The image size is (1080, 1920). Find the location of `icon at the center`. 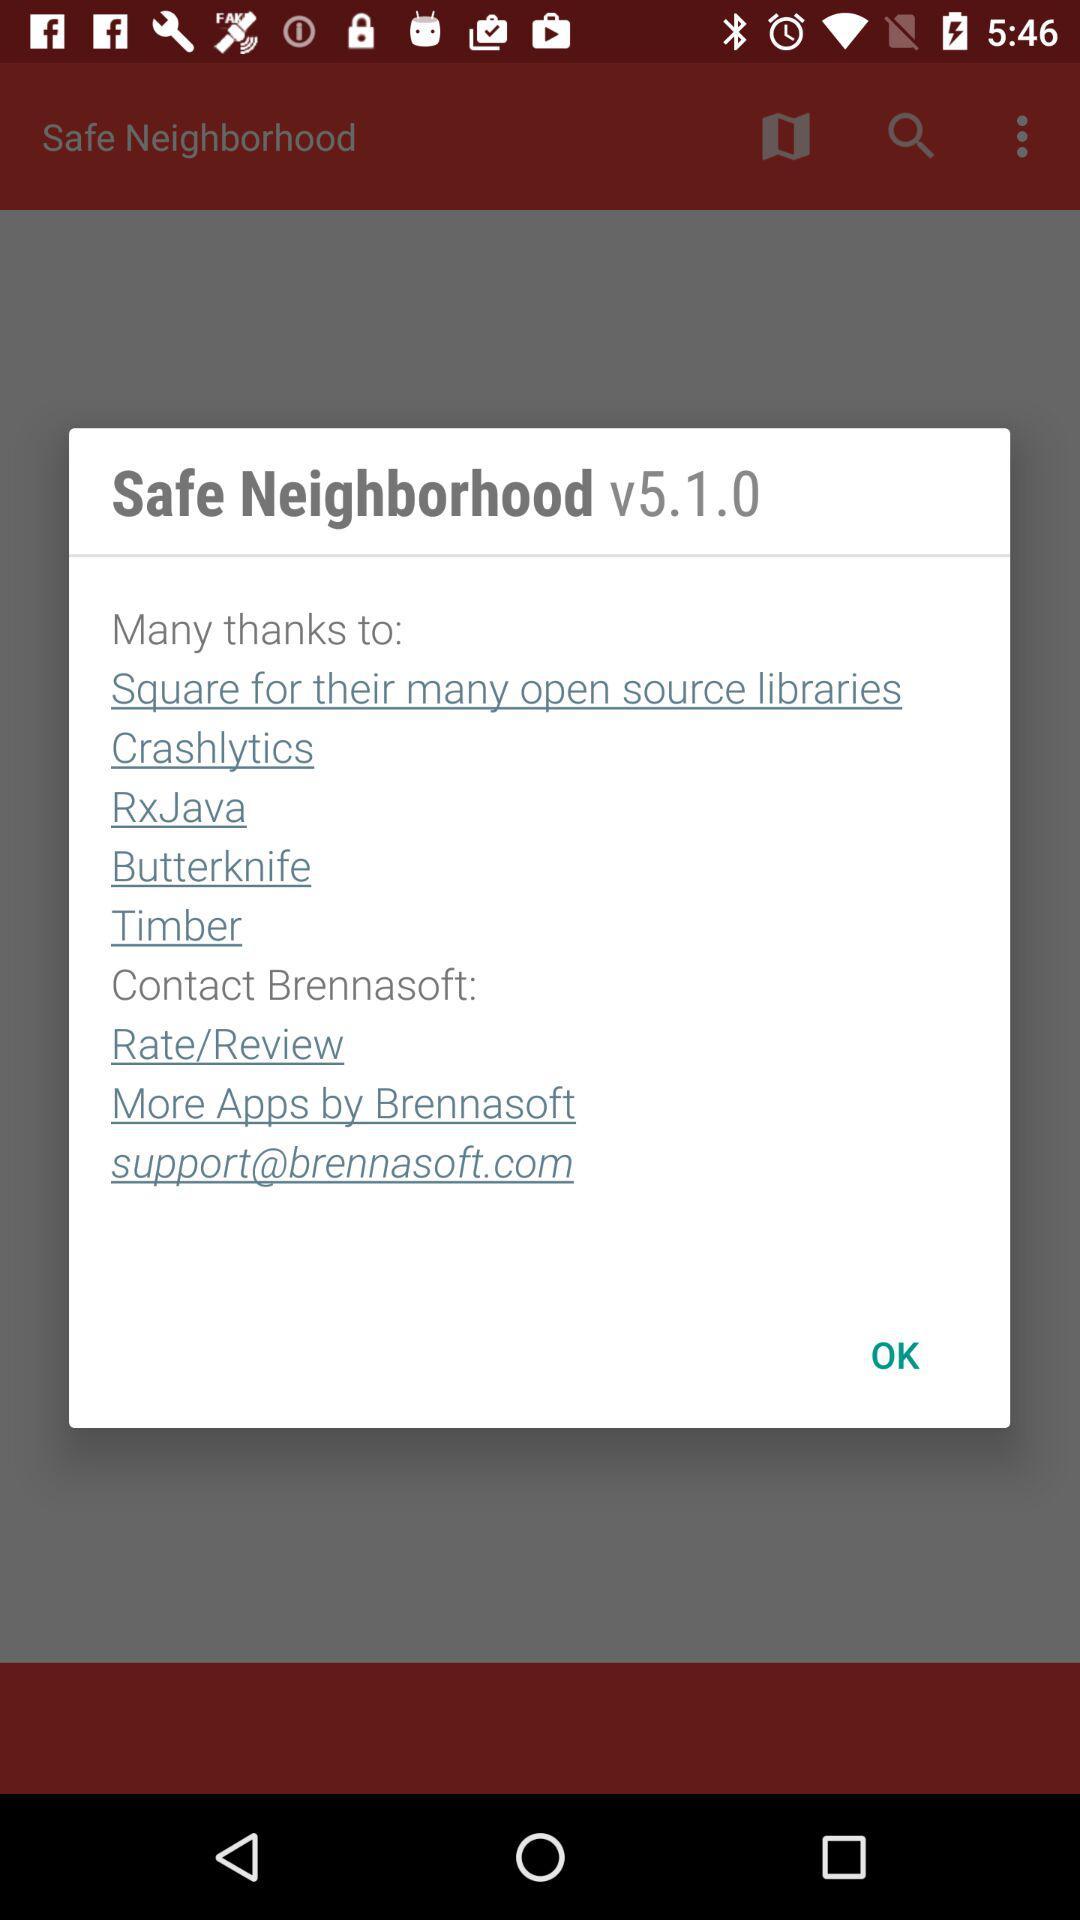

icon at the center is located at coordinates (538, 918).